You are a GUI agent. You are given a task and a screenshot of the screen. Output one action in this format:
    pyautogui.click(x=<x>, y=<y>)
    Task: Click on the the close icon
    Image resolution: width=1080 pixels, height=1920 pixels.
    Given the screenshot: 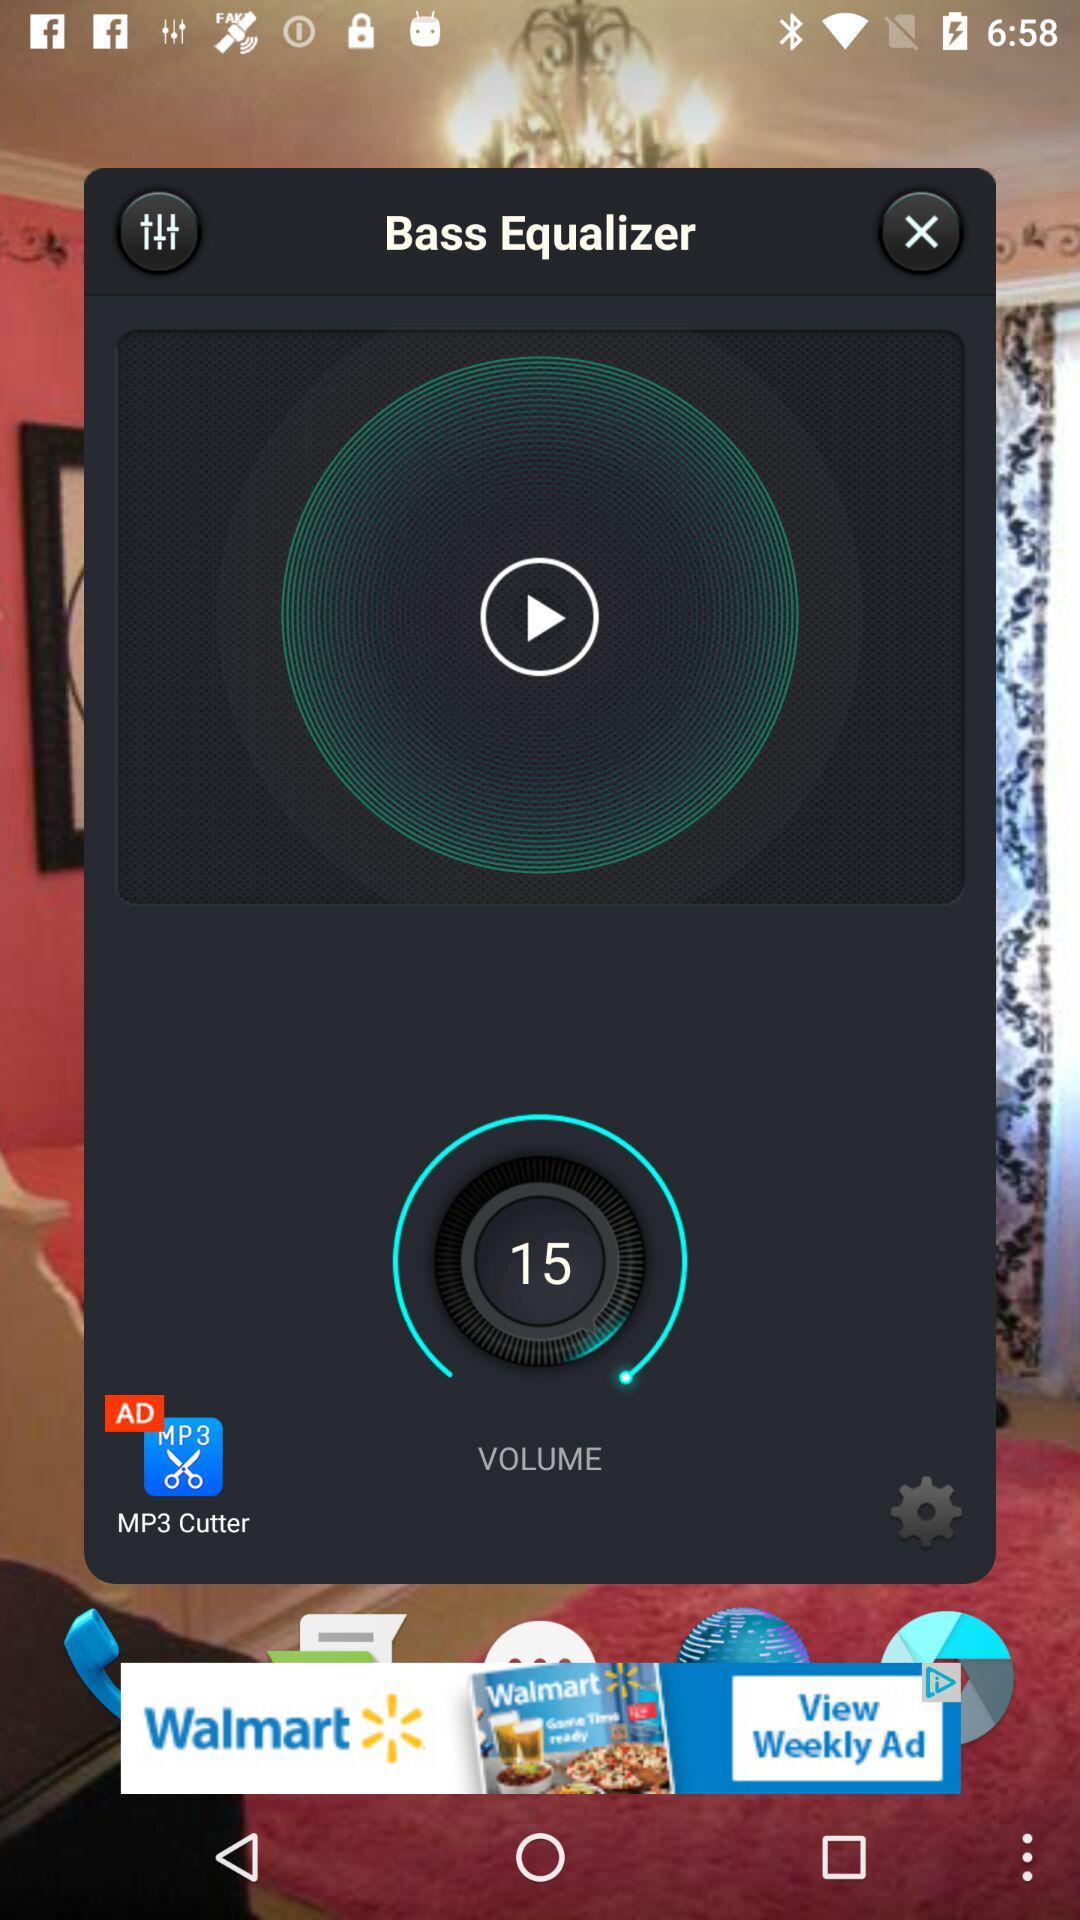 What is the action you would take?
    pyautogui.click(x=921, y=231)
    